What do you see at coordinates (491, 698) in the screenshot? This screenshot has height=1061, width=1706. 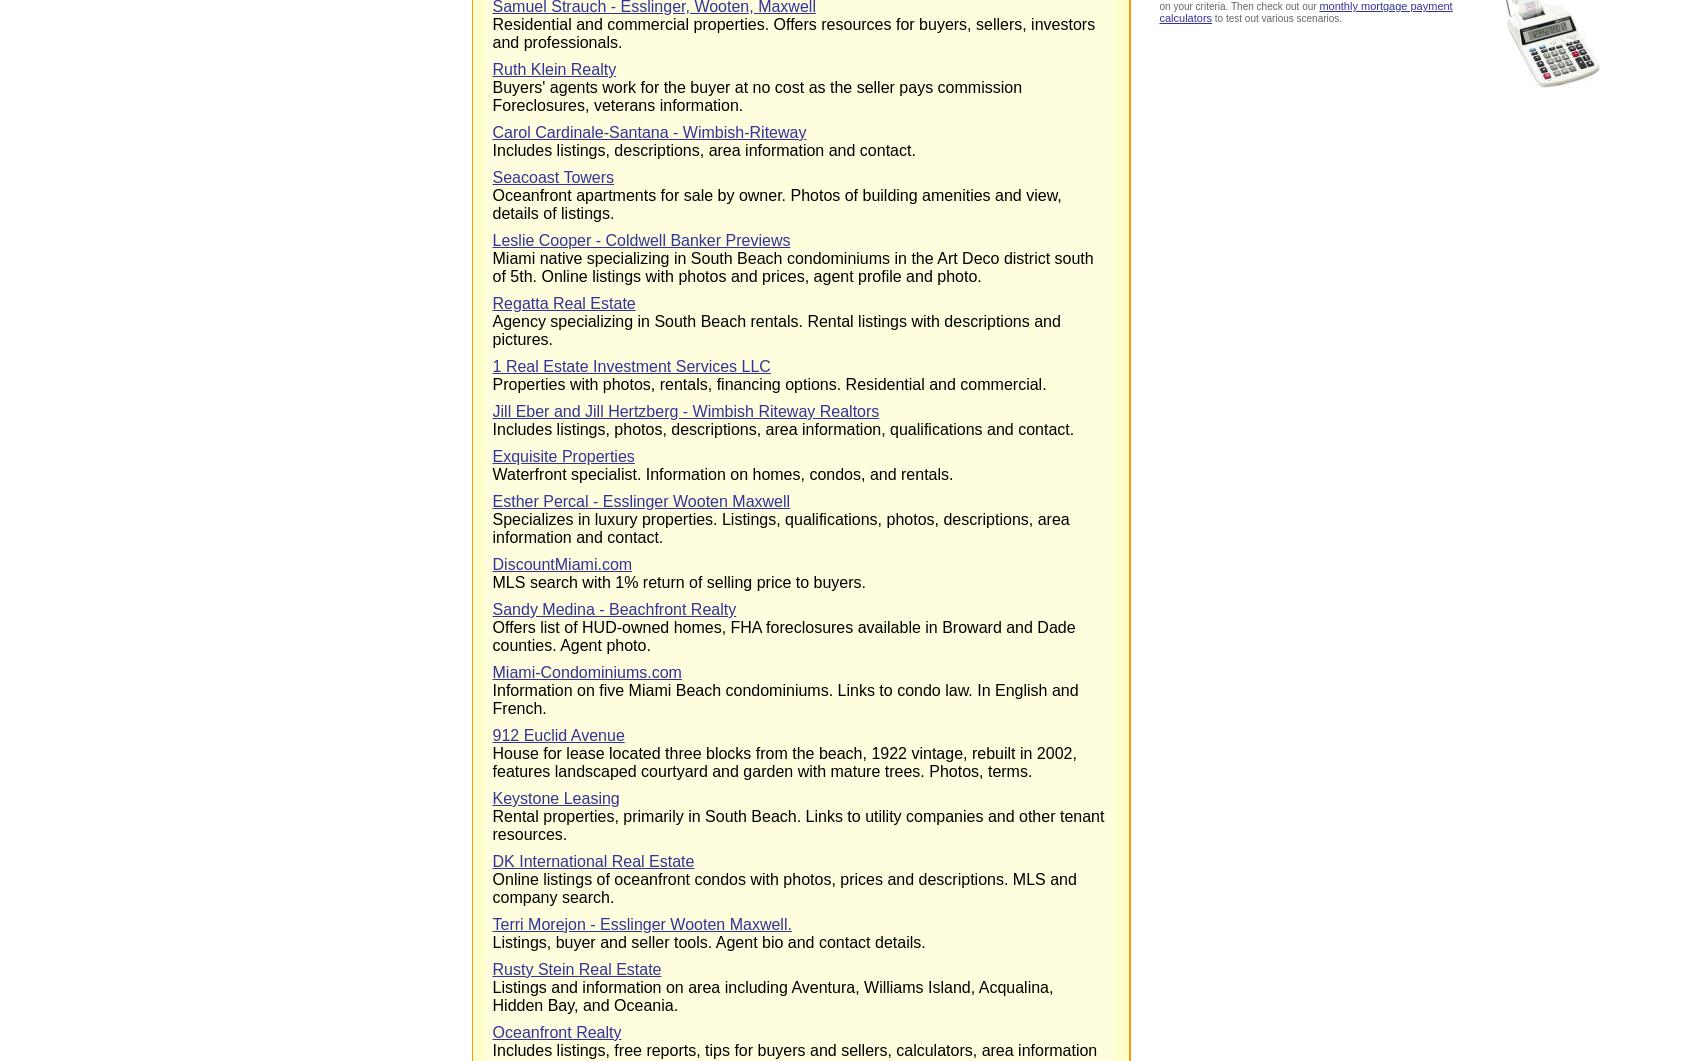 I see `'Information on five Miami Beach condominiums. Links to condo law. In English and French.'` at bounding box center [491, 698].